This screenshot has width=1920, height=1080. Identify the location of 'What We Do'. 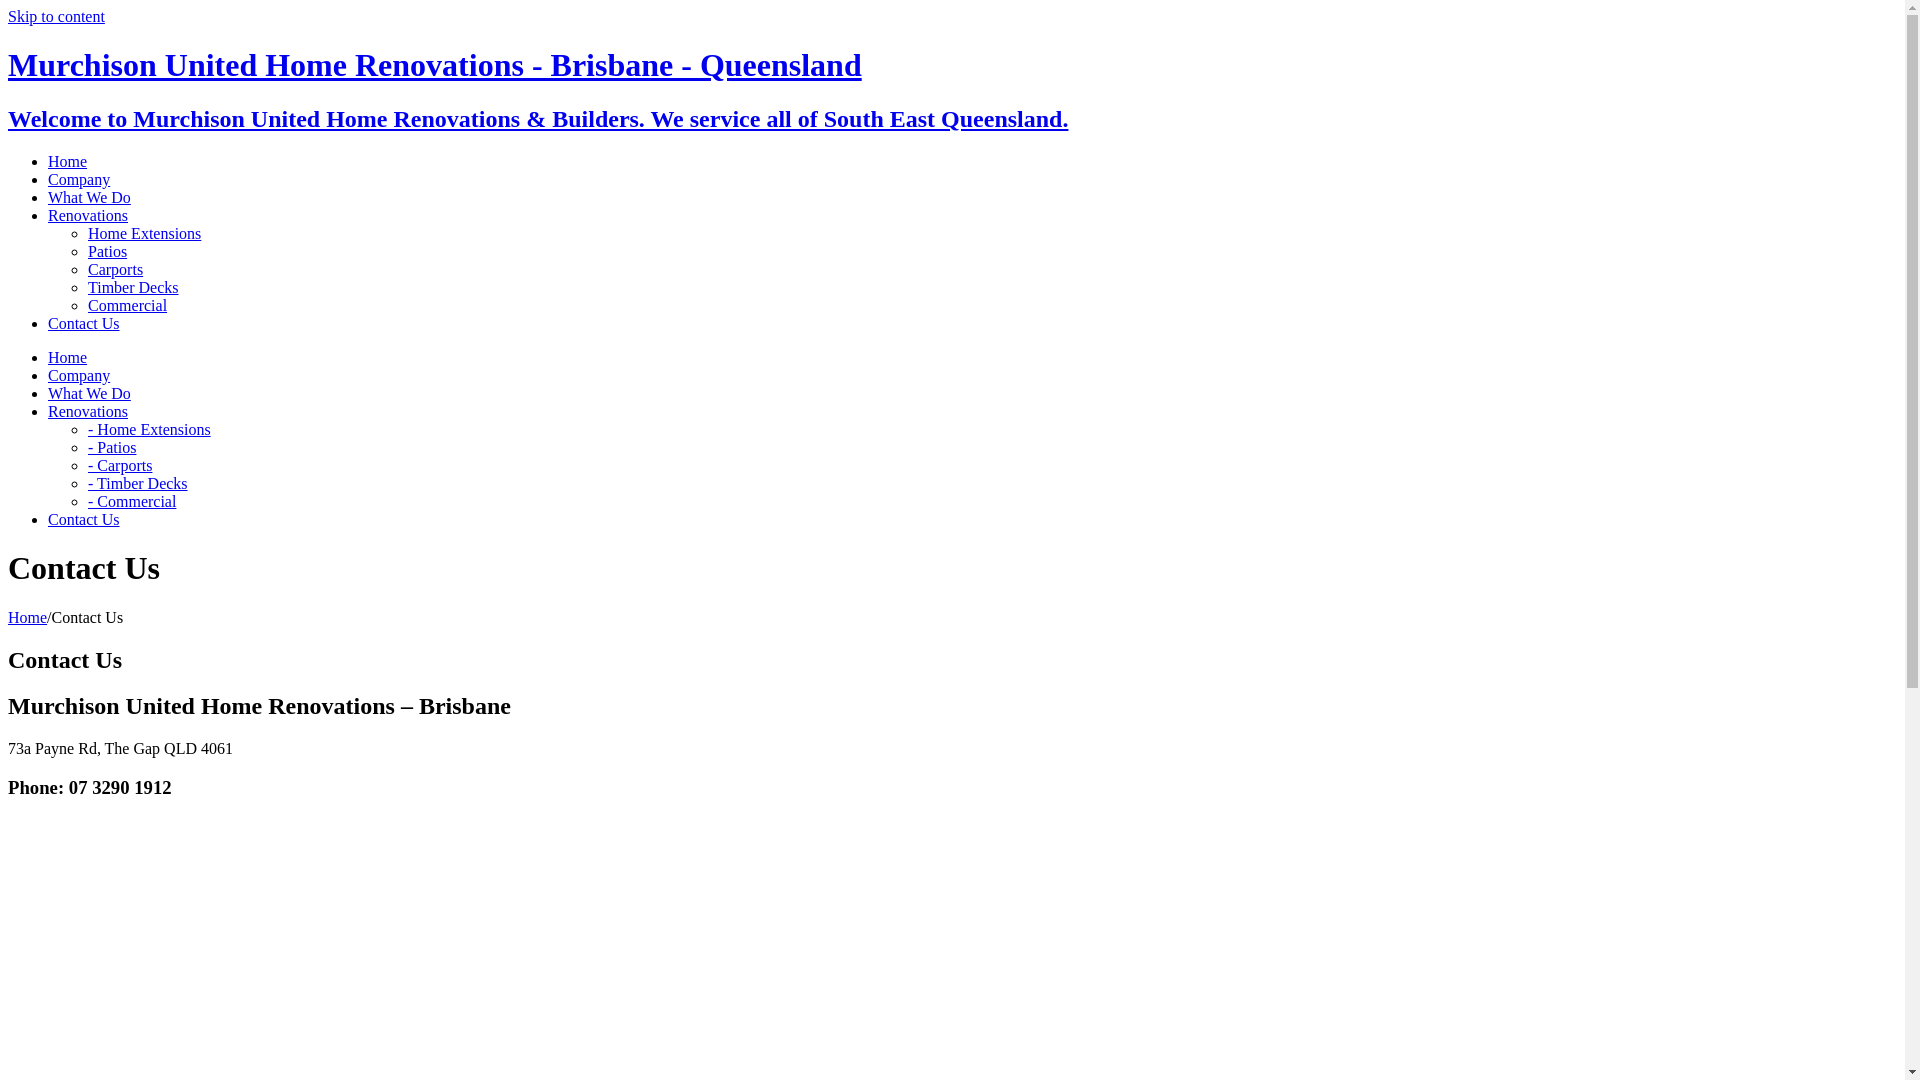
(88, 393).